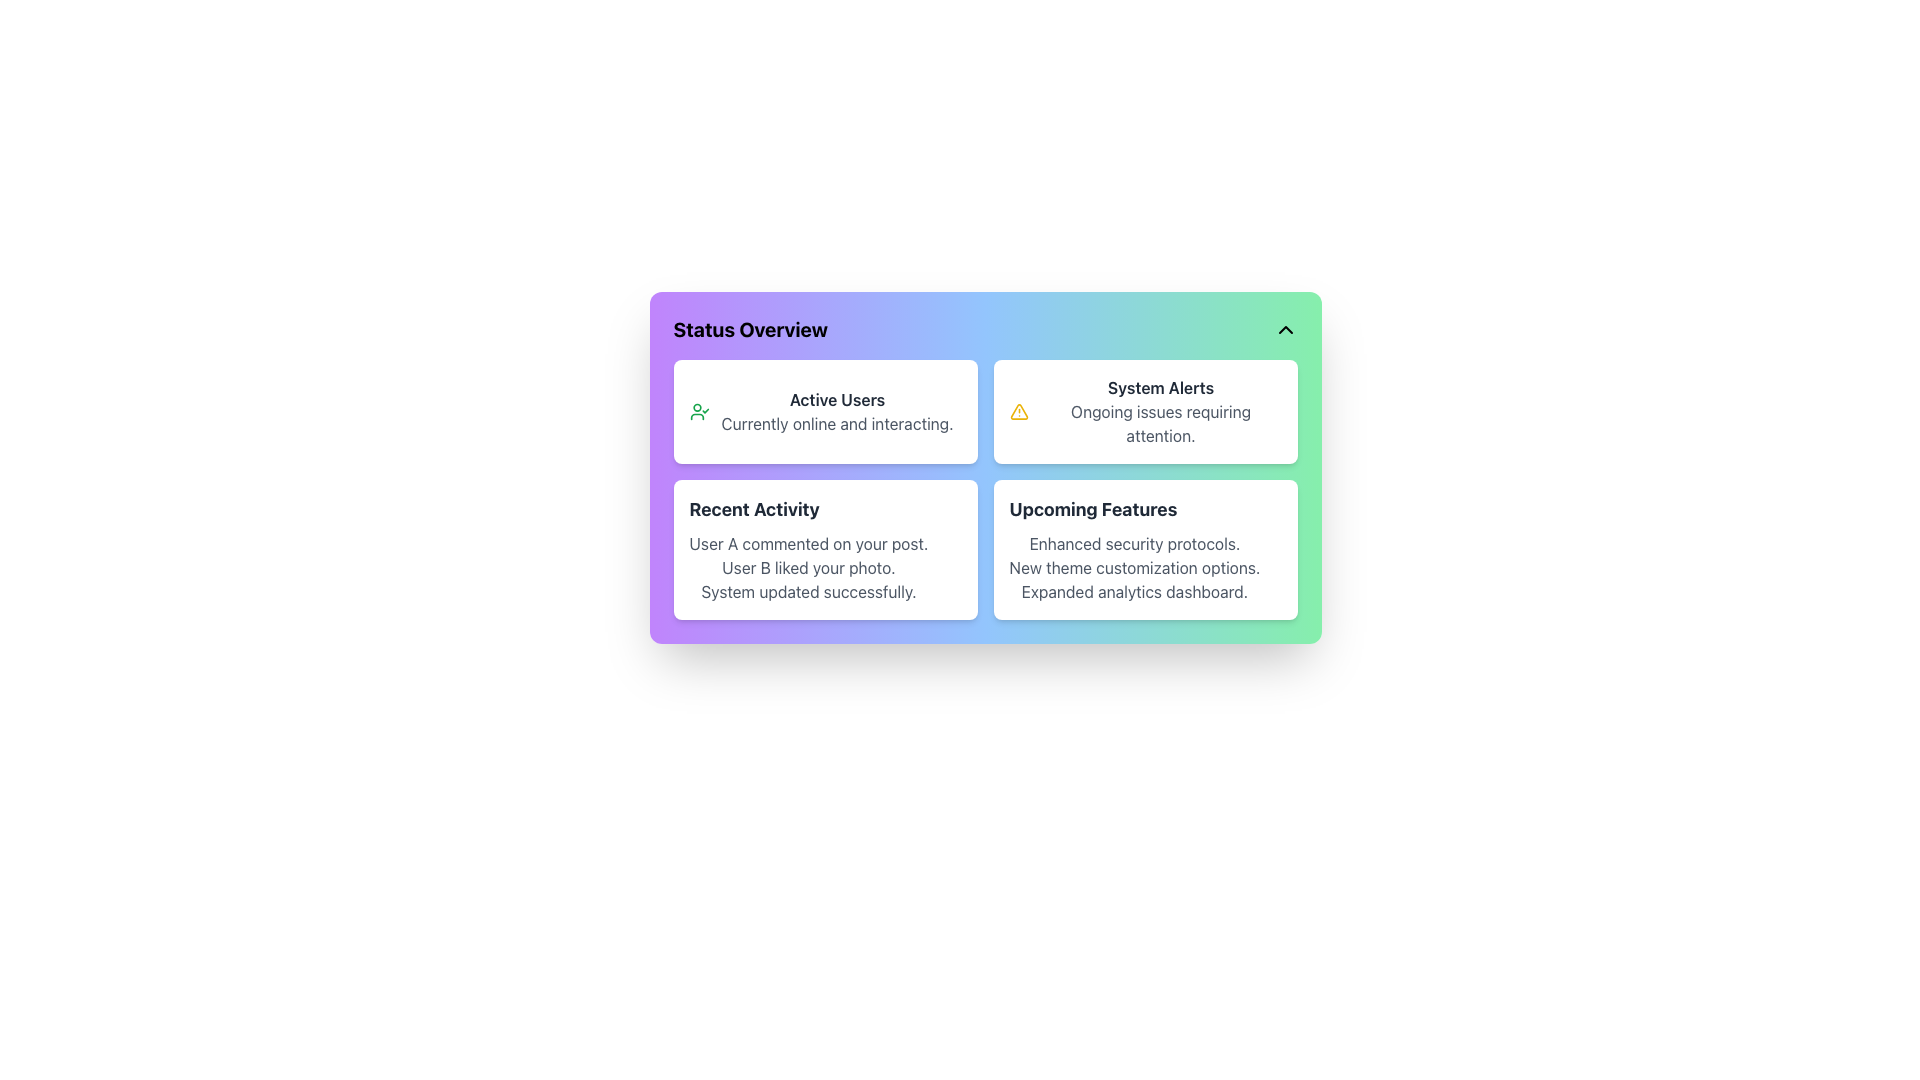 This screenshot has height=1080, width=1920. What do you see at coordinates (1134, 567) in the screenshot?
I see `the Text Block containing the phrases 'Enhanced security protocols.', 'New theme customization options.', and 'Expanded analytics dashboard.' located within the 'Upcoming Features' card in the bottom-right quadrant` at bounding box center [1134, 567].